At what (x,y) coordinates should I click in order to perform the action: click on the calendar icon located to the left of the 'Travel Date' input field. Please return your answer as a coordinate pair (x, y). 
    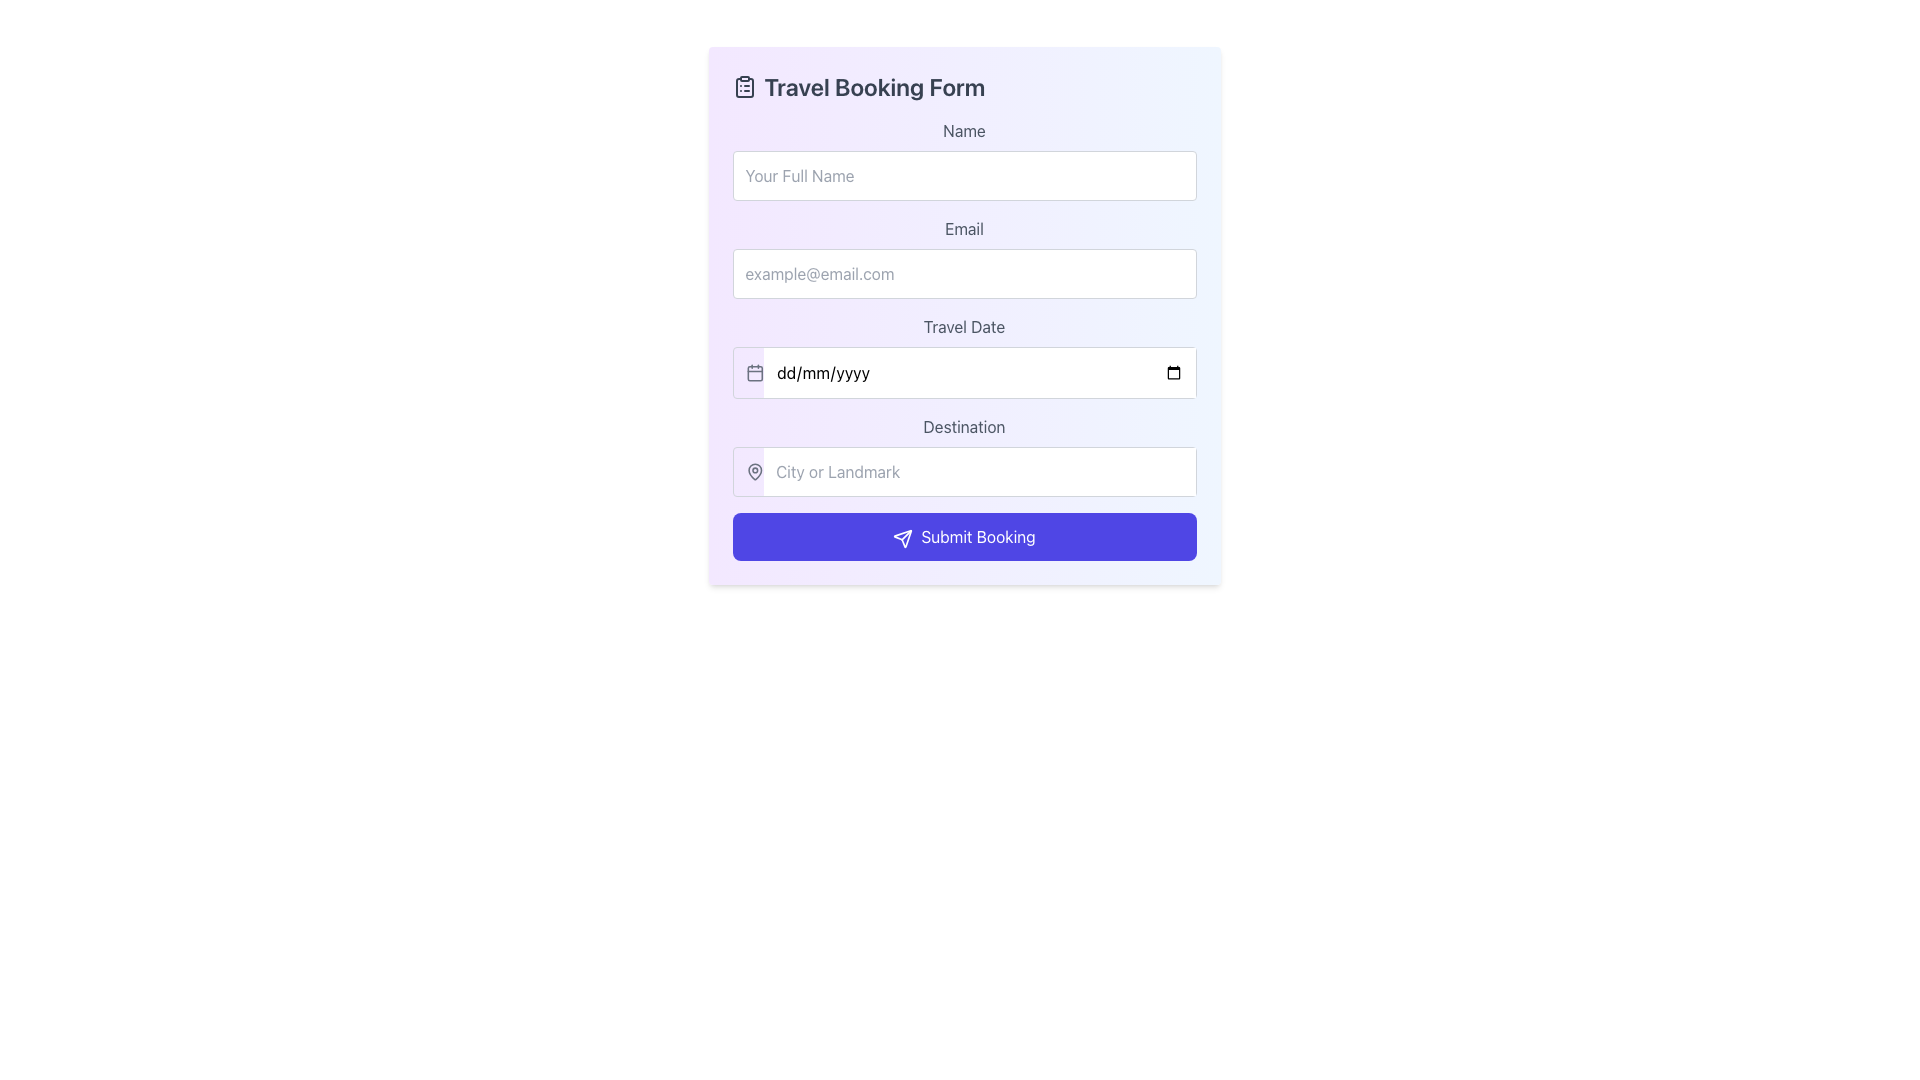
    Looking at the image, I should click on (753, 373).